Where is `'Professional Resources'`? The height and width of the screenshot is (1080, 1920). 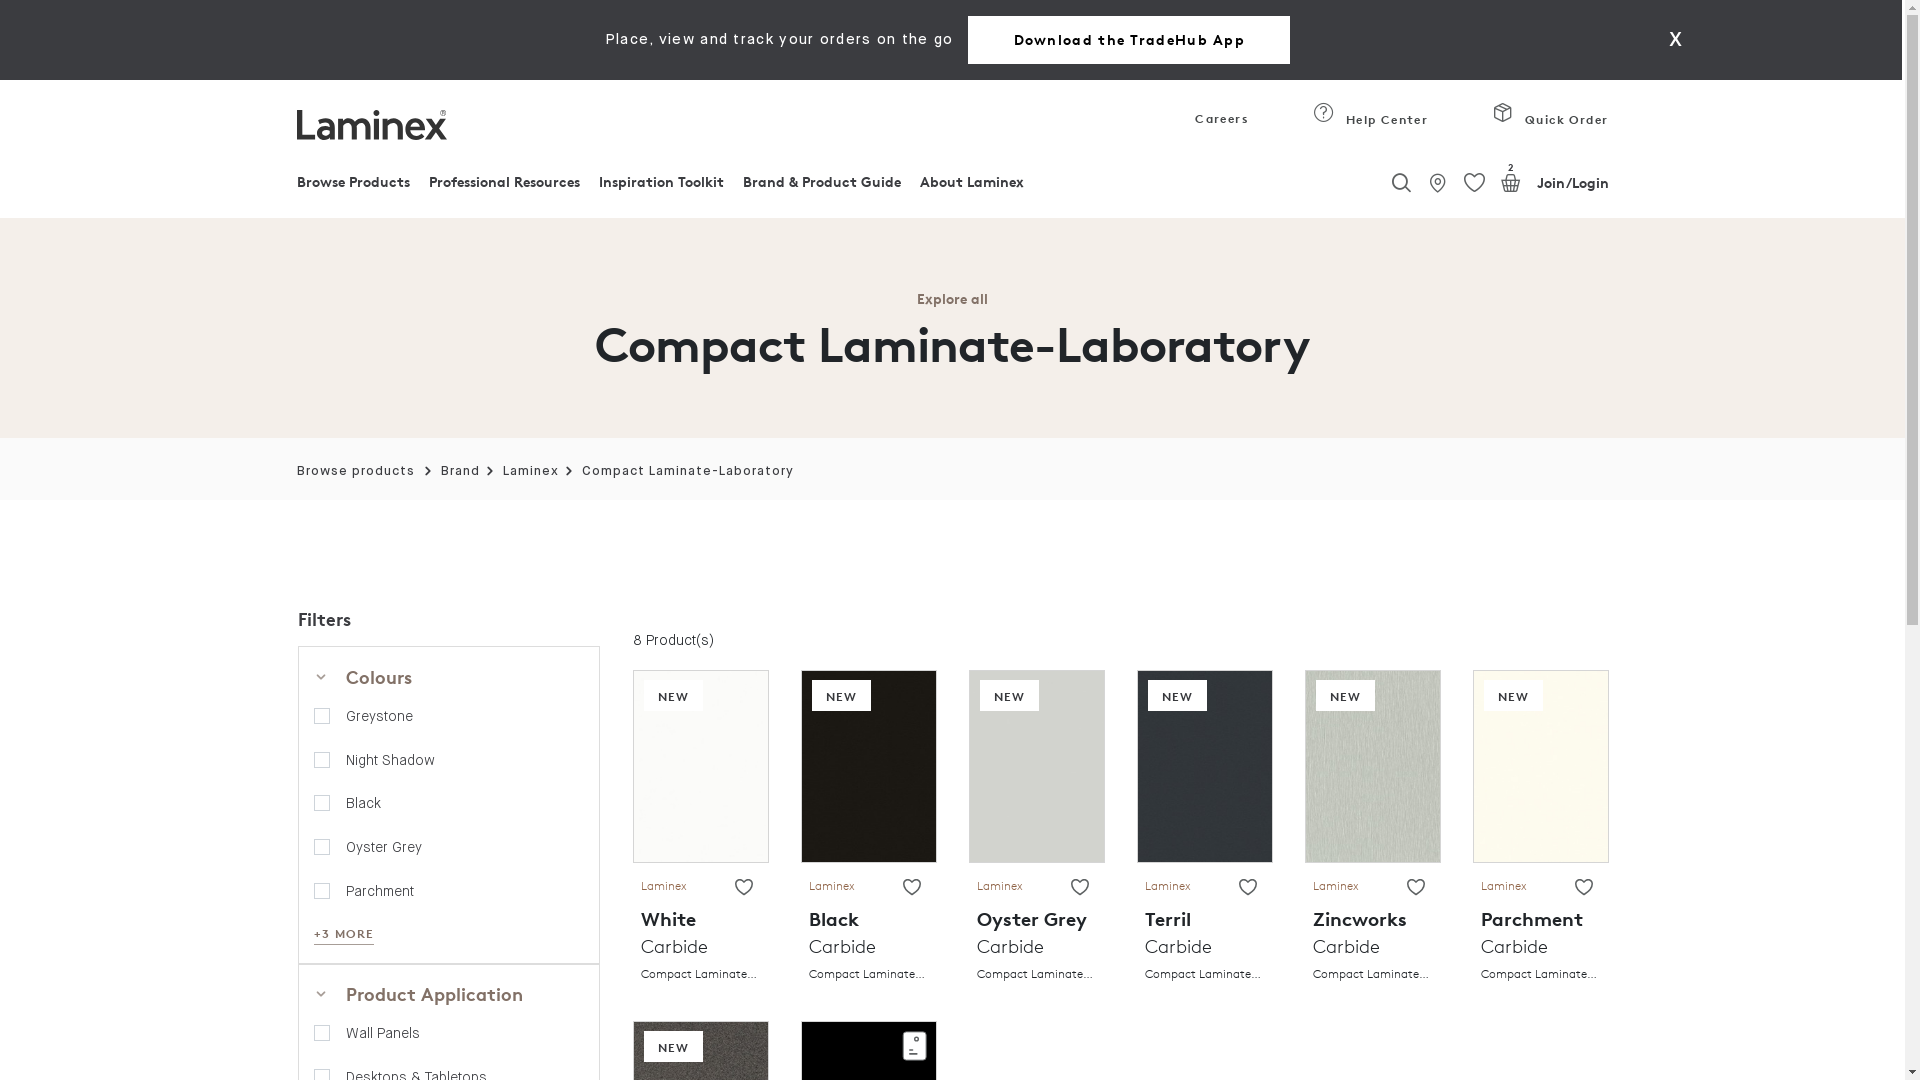 'Professional Resources' is located at coordinates (504, 186).